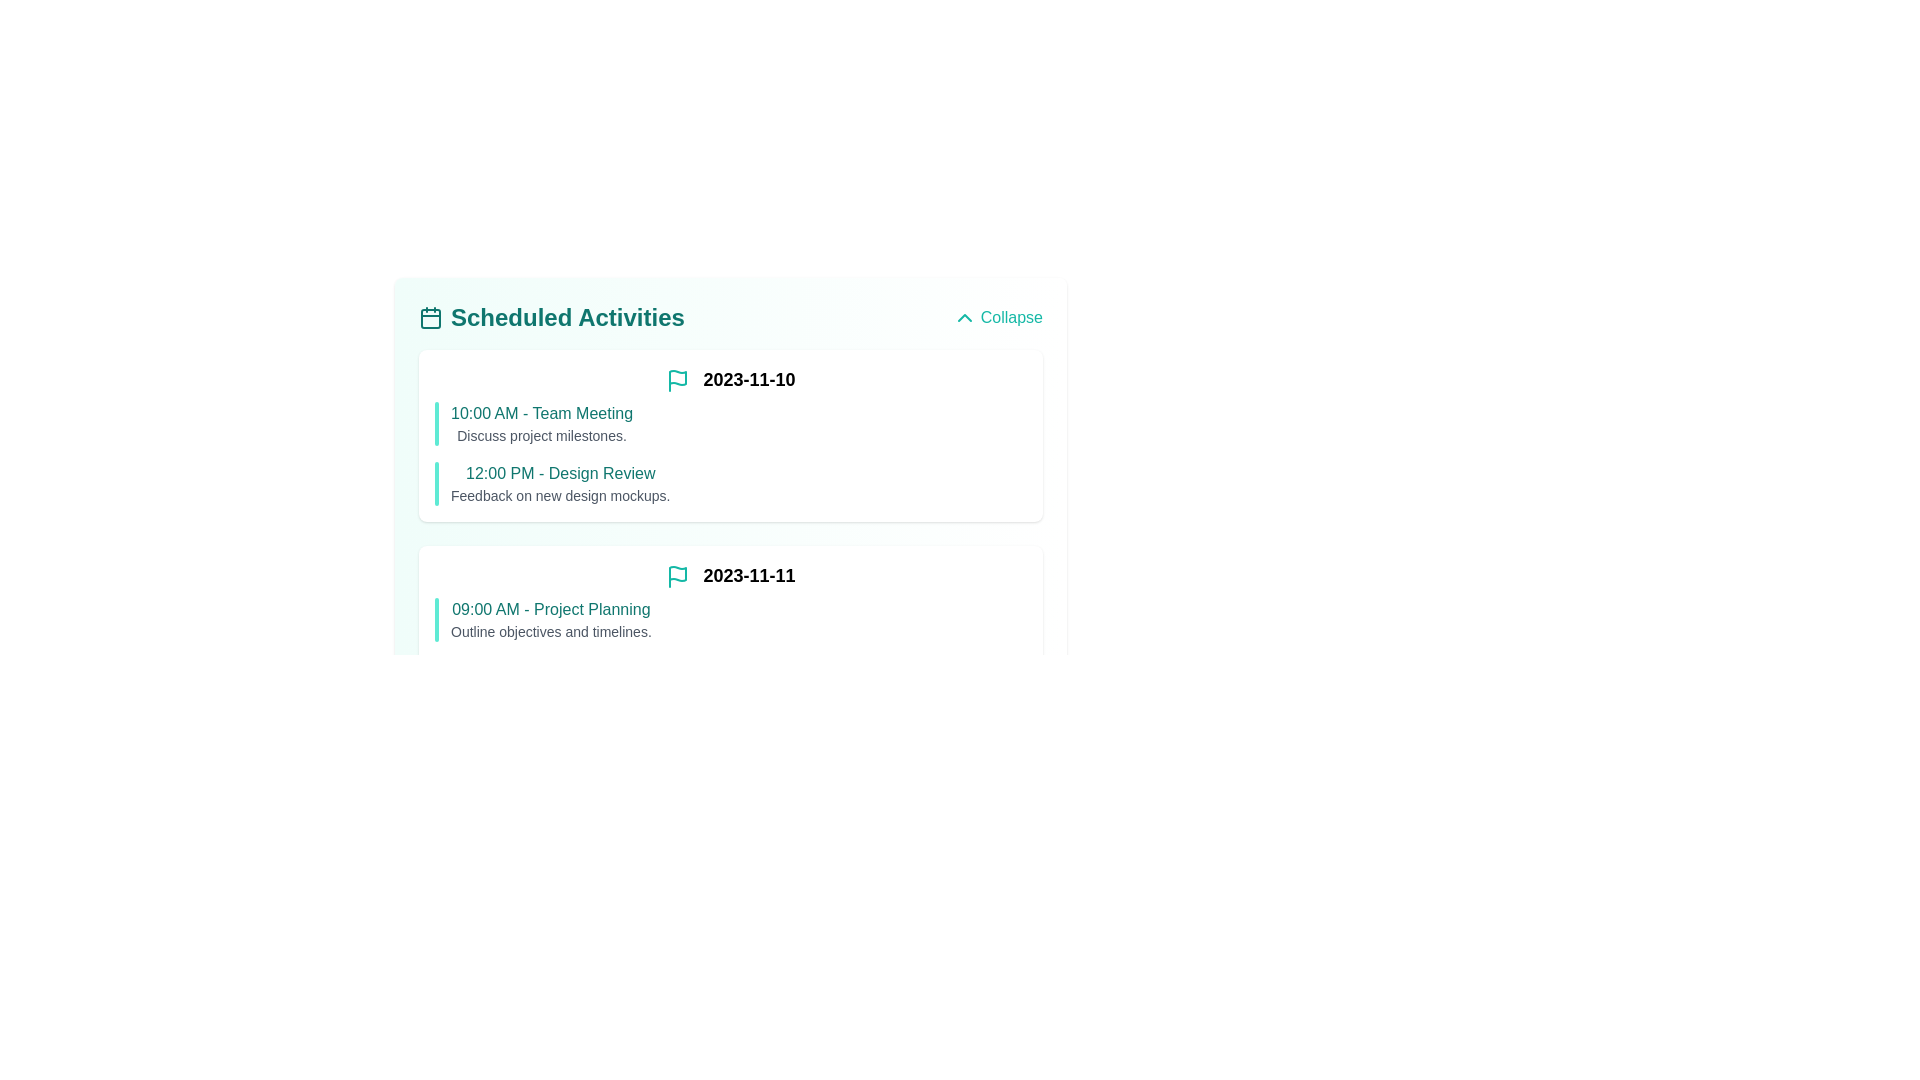 This screenshot has height=1080, width=1920. I want to click on the List Item element that displays '12:00 PM - Design Review' with the teal-colored font and 'Feedback on new design mockups' below it, which is the second item in the event list for '2023-11-10', so click(560, 483).